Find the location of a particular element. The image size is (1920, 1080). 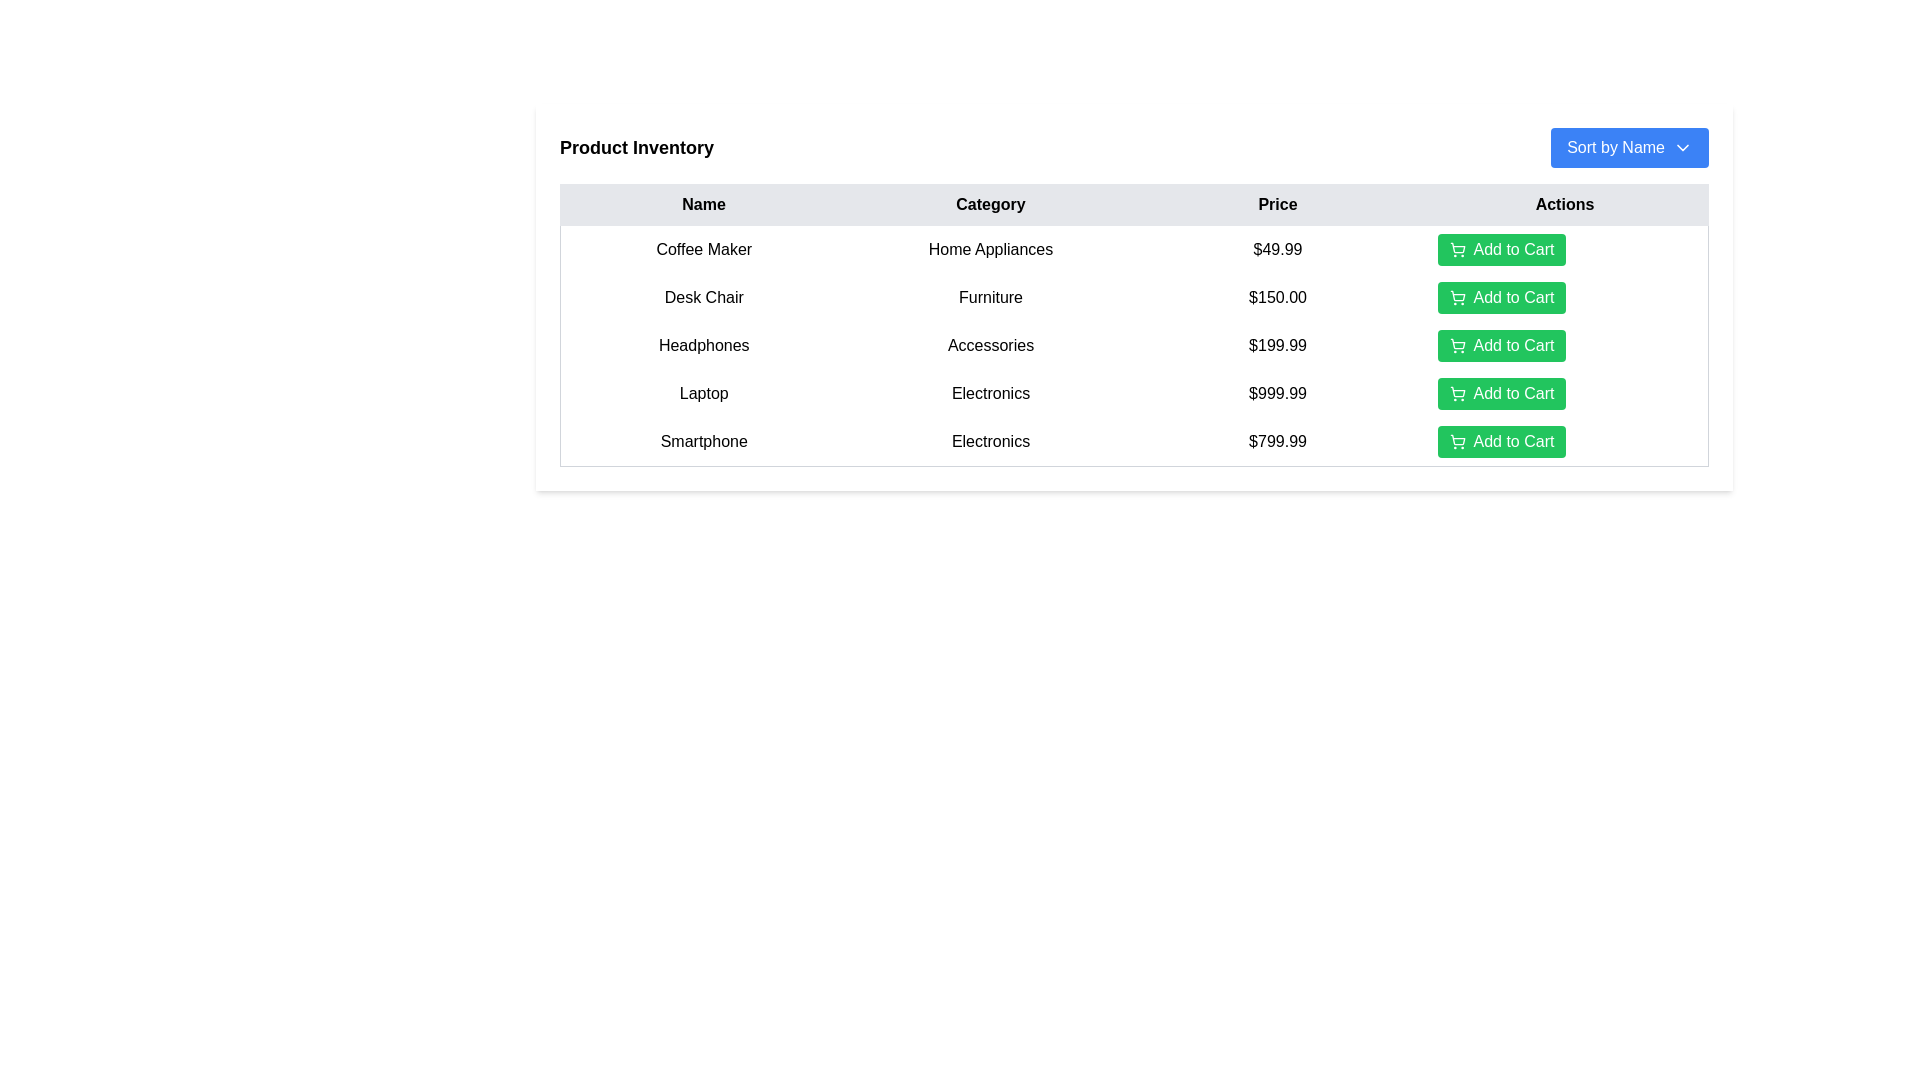

the price label displaying '$150.00' for the product 'Desk Chair' in the 'Price' column is located at coordinates (1276, 297).